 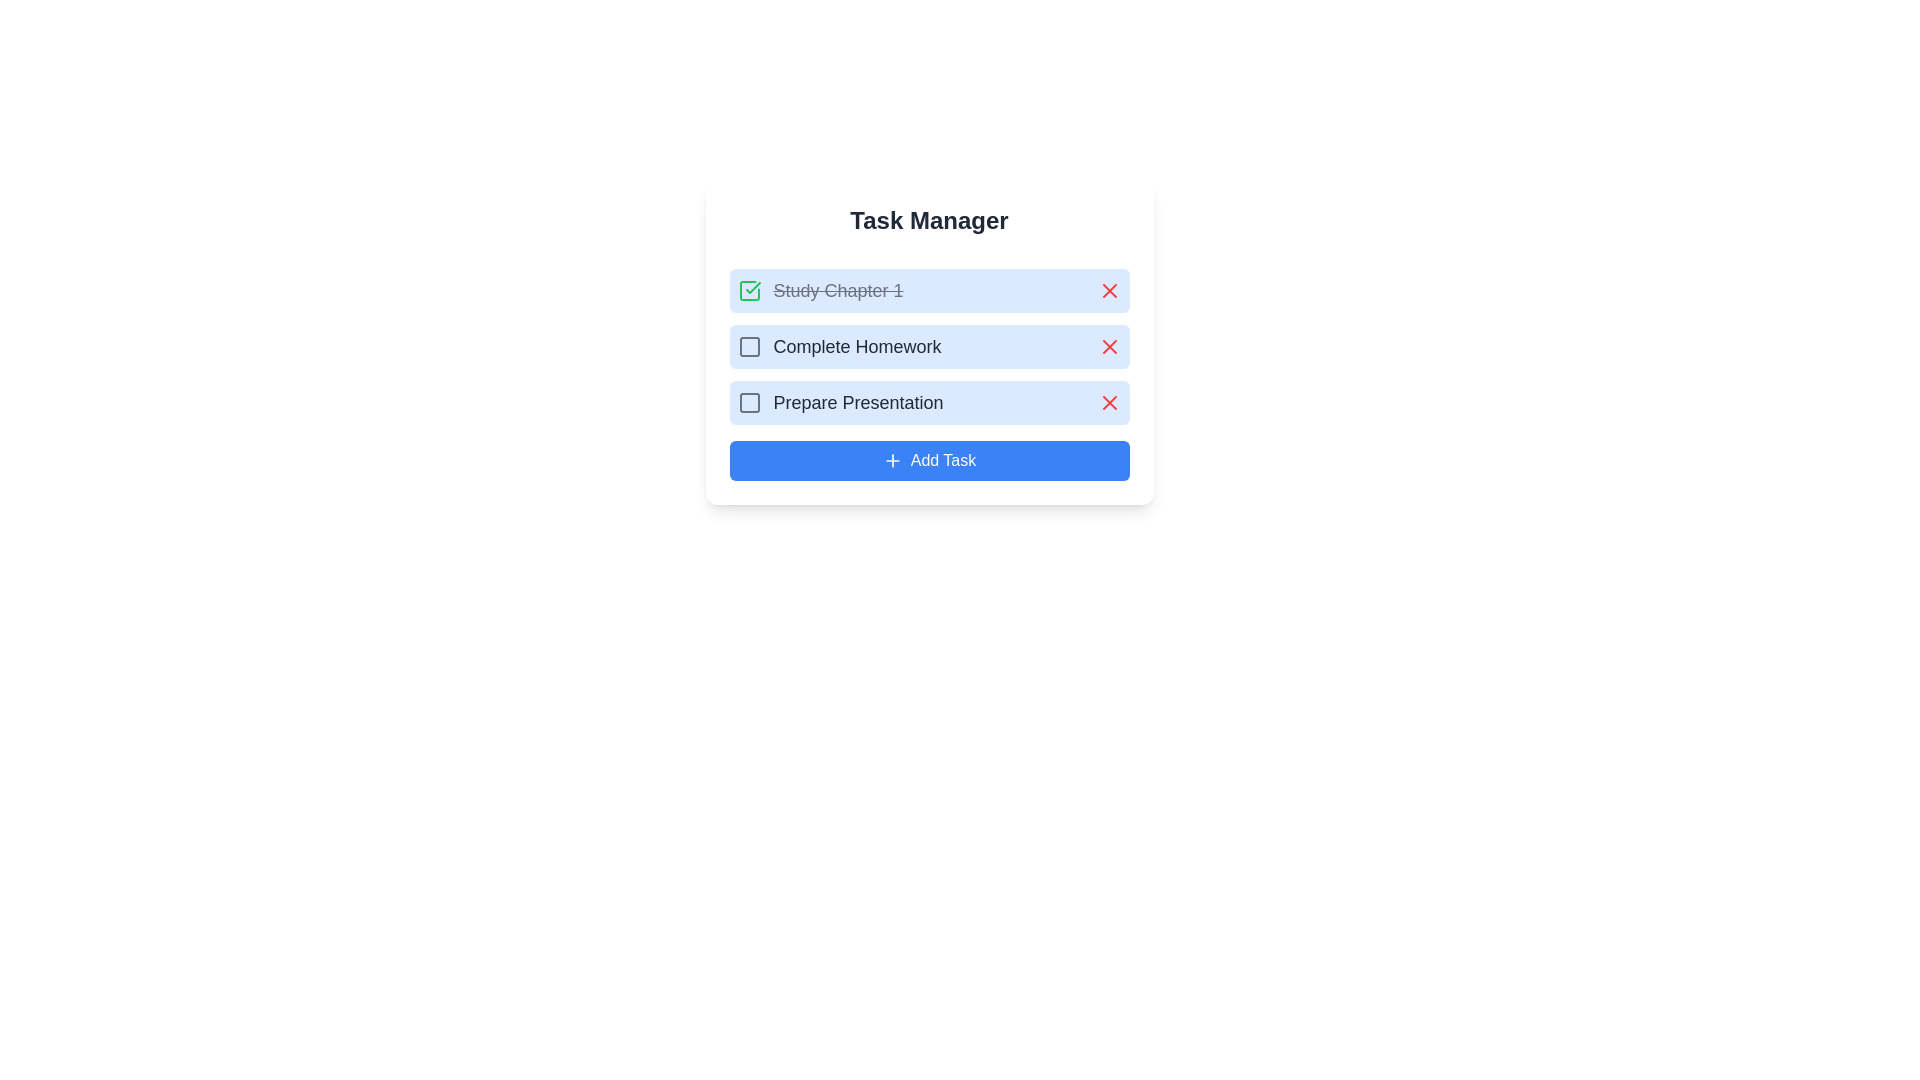 What do you see at coordinates (748, 402) in the screenshot?
I see `the interactive checkbox for the task 'Prepare Presentation'` at bounding box center [748, 402].